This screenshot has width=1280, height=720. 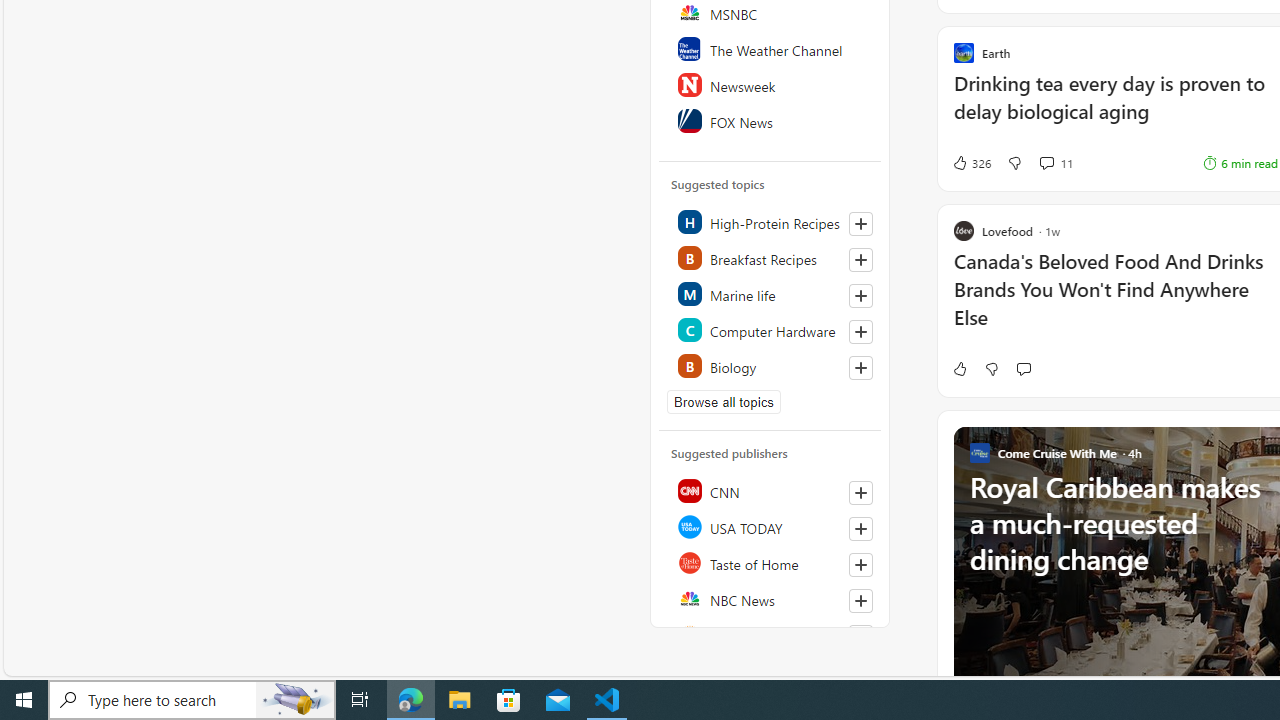 I want to click on 'Like', so click(x=958, y=368).